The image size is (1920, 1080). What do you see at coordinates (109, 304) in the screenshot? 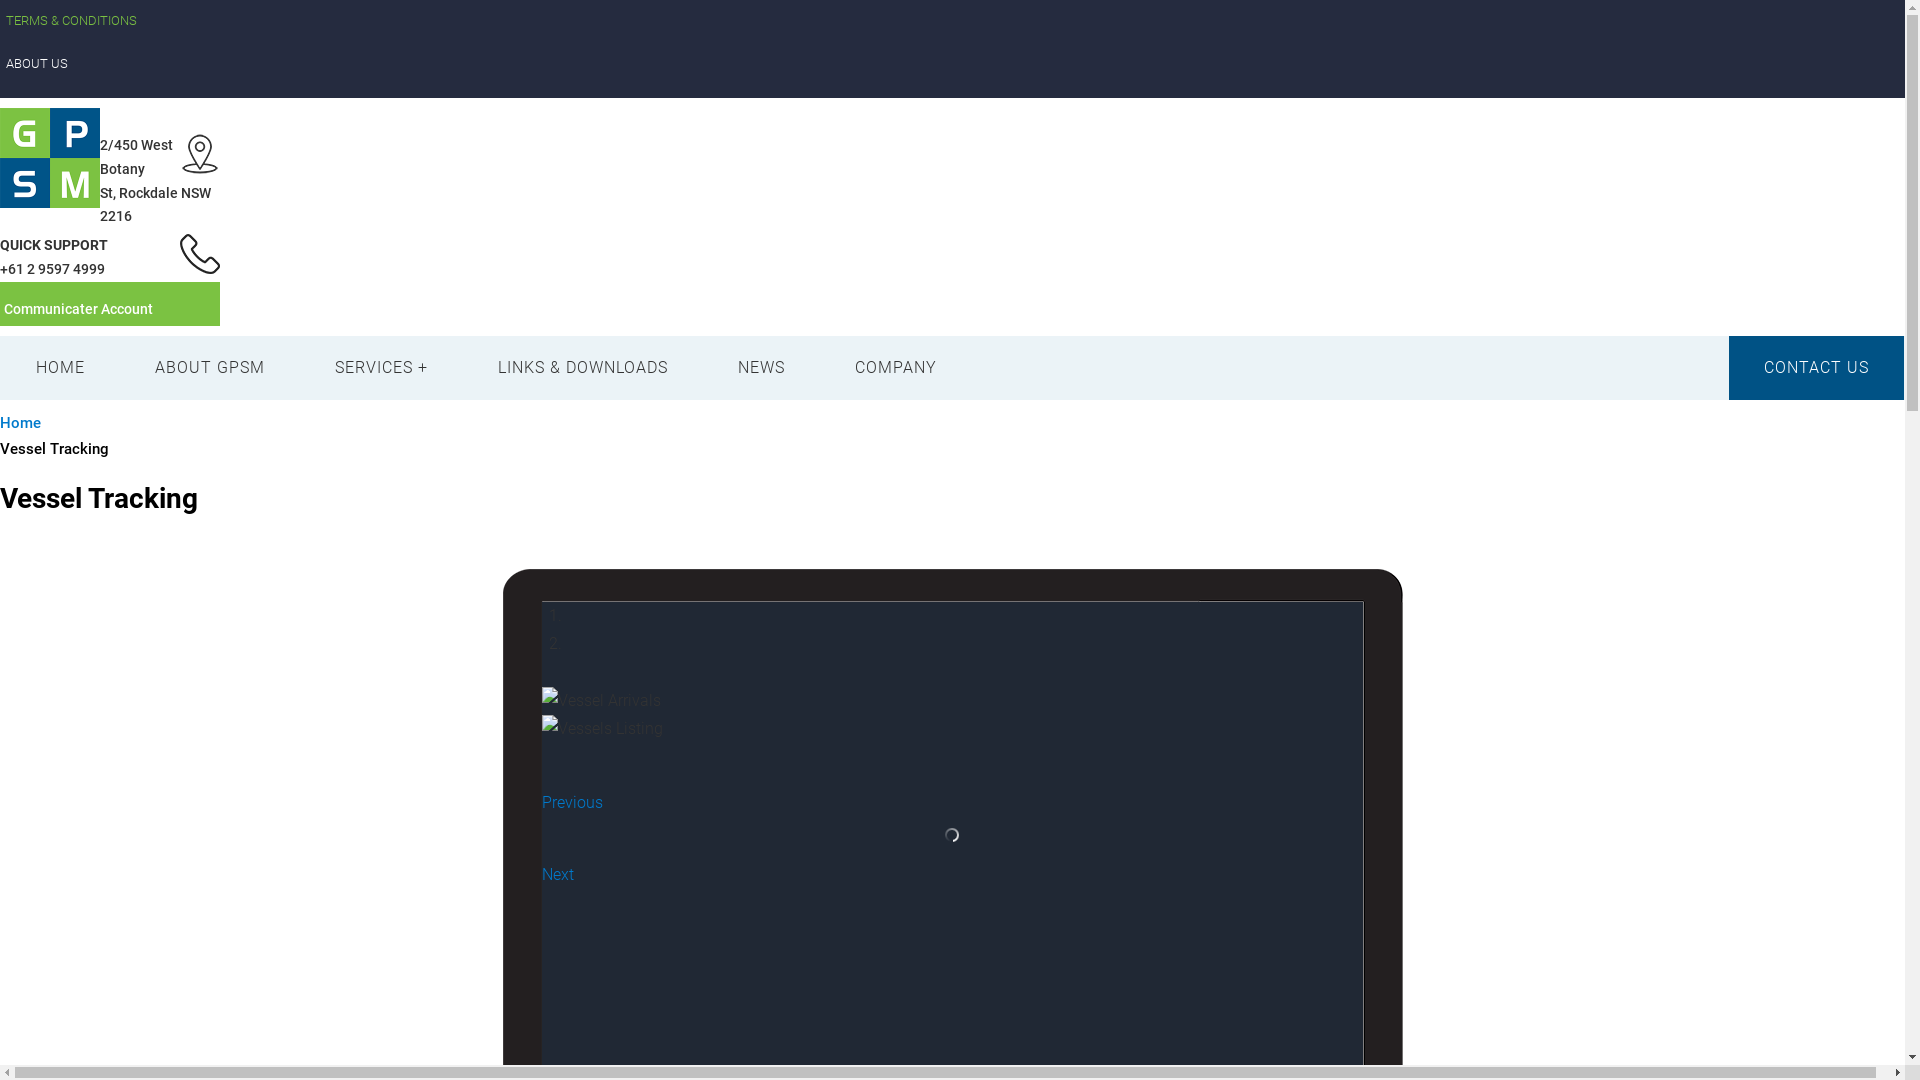
I see `'Communicater Account'` at bounding box center [109, 304].